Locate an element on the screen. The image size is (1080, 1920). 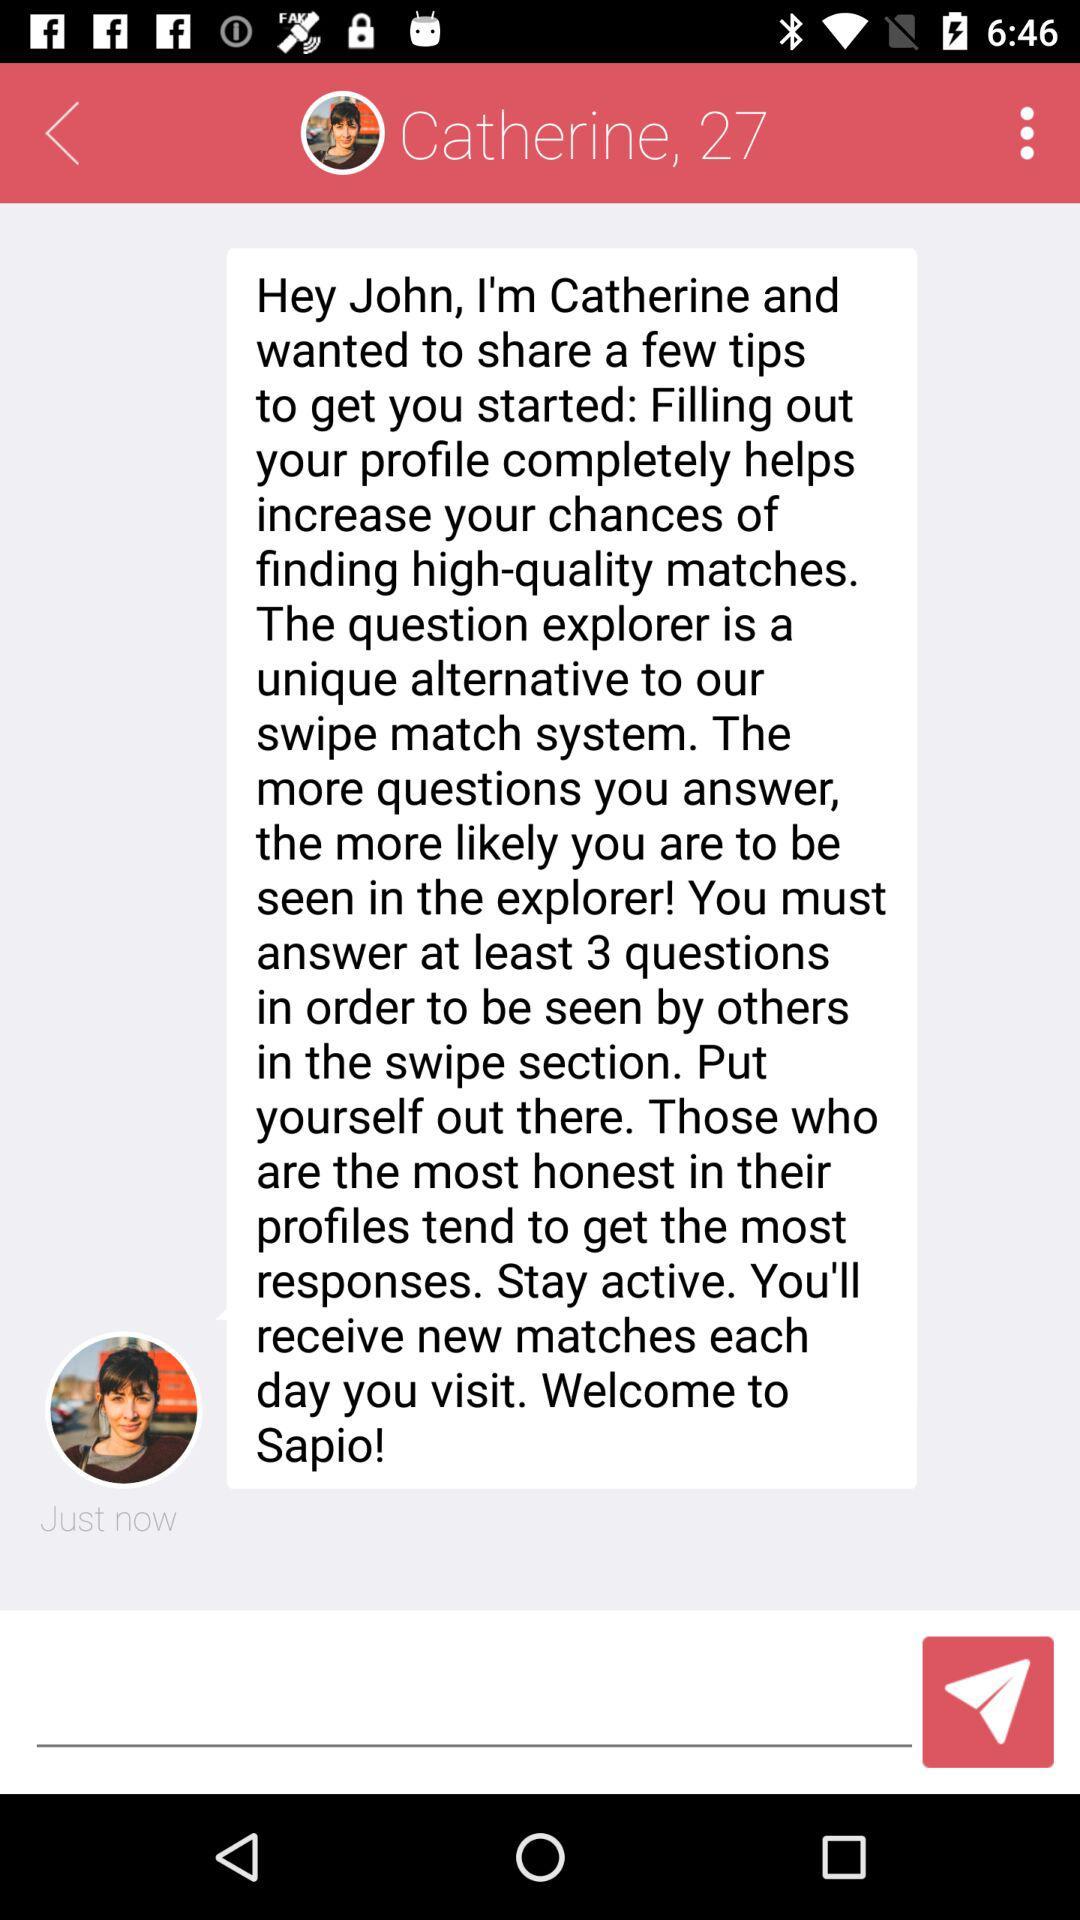
the more icon is located at coordinates (1027, 132).